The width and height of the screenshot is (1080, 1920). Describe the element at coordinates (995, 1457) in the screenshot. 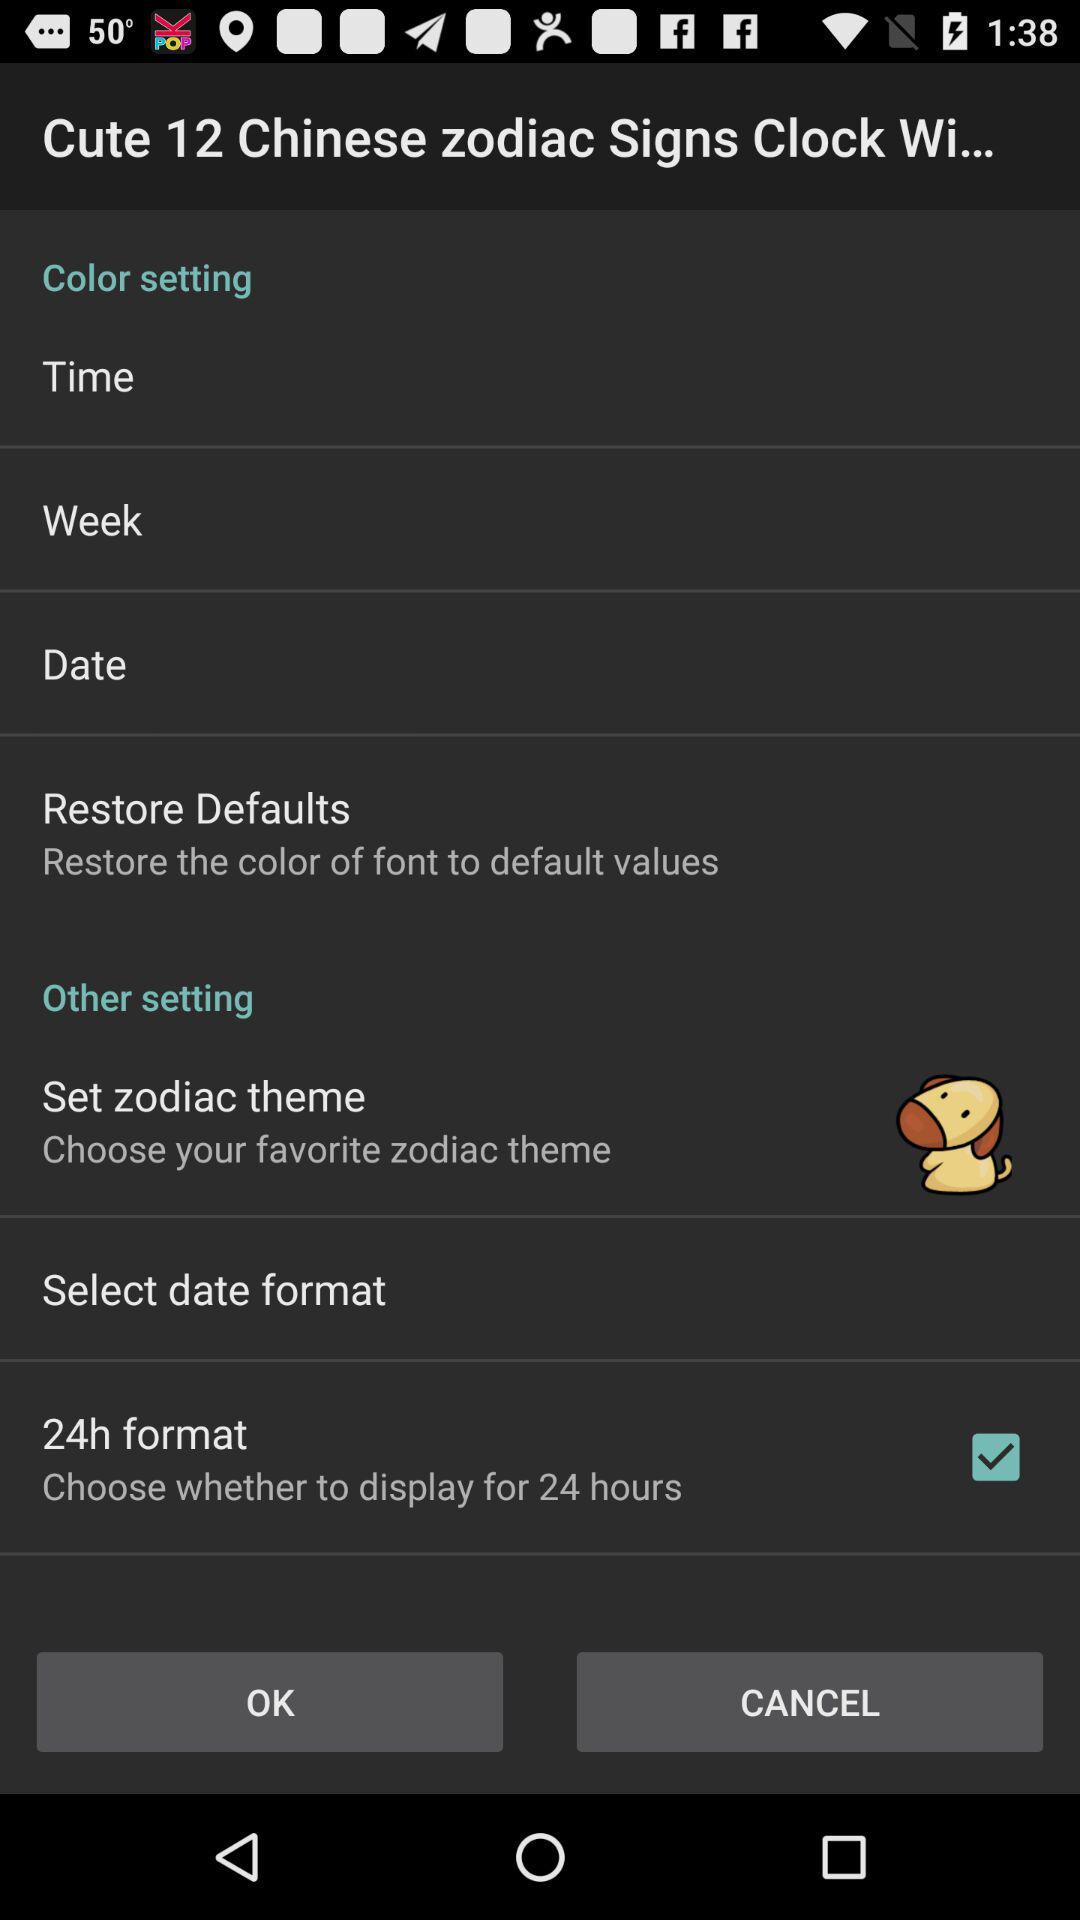

I see `the last tick box` at that location.